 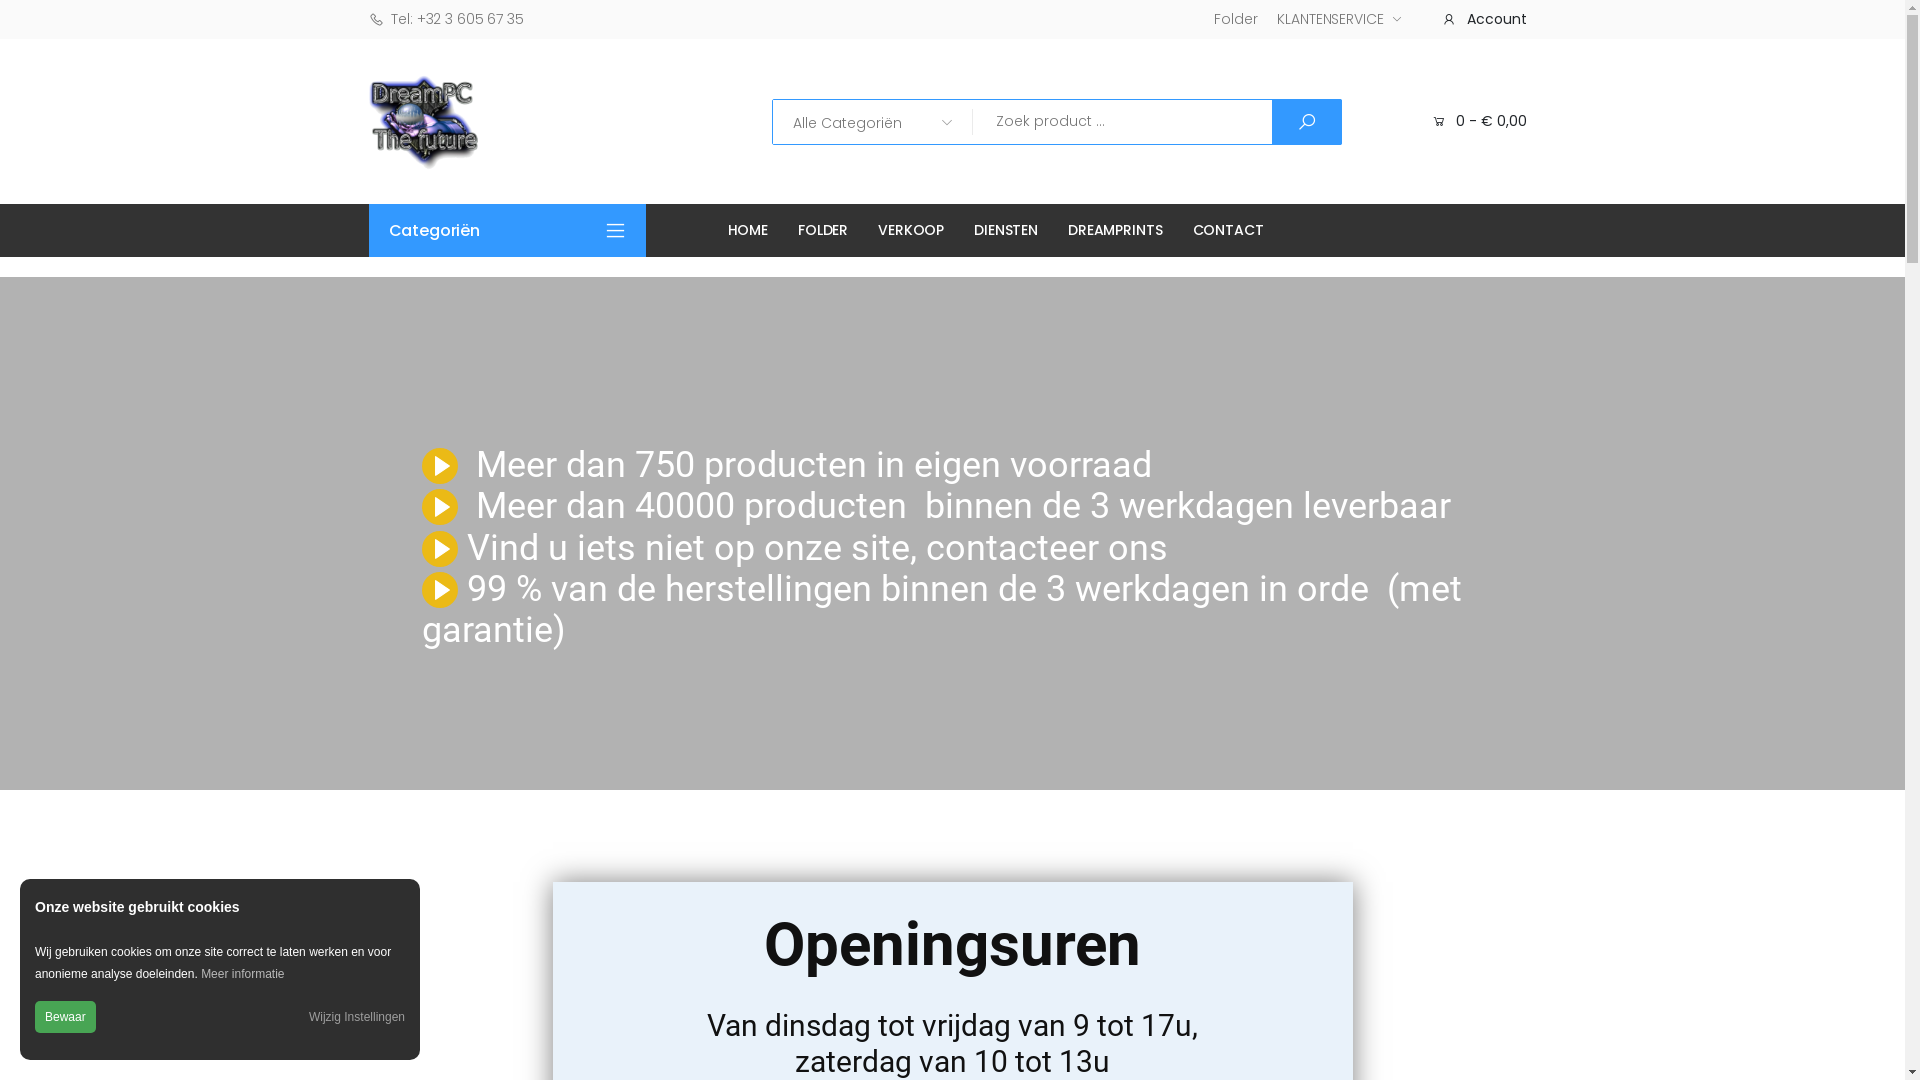 What do you see at coordinates (1339, 19) in the screenshot?
I see `'KLANTENSERVICE'` at bounding box center [1339, 19].